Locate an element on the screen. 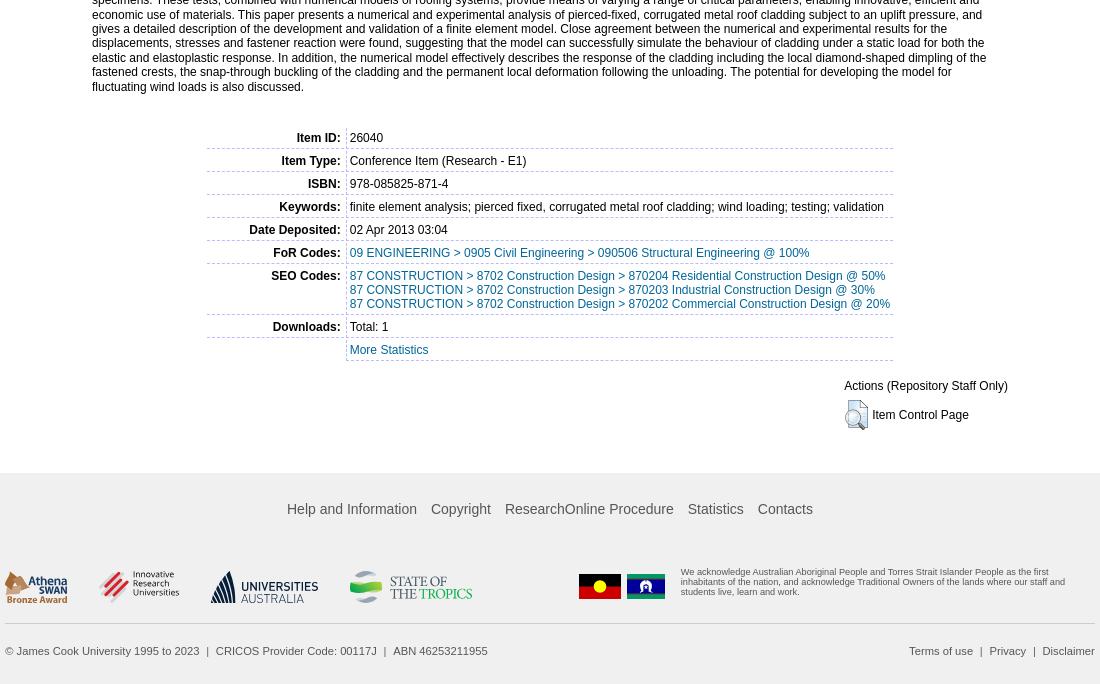 This screenshot has height=684, width=1100. 'Conference Item
           (Research - E1)' is located at coordinates (436, 159).